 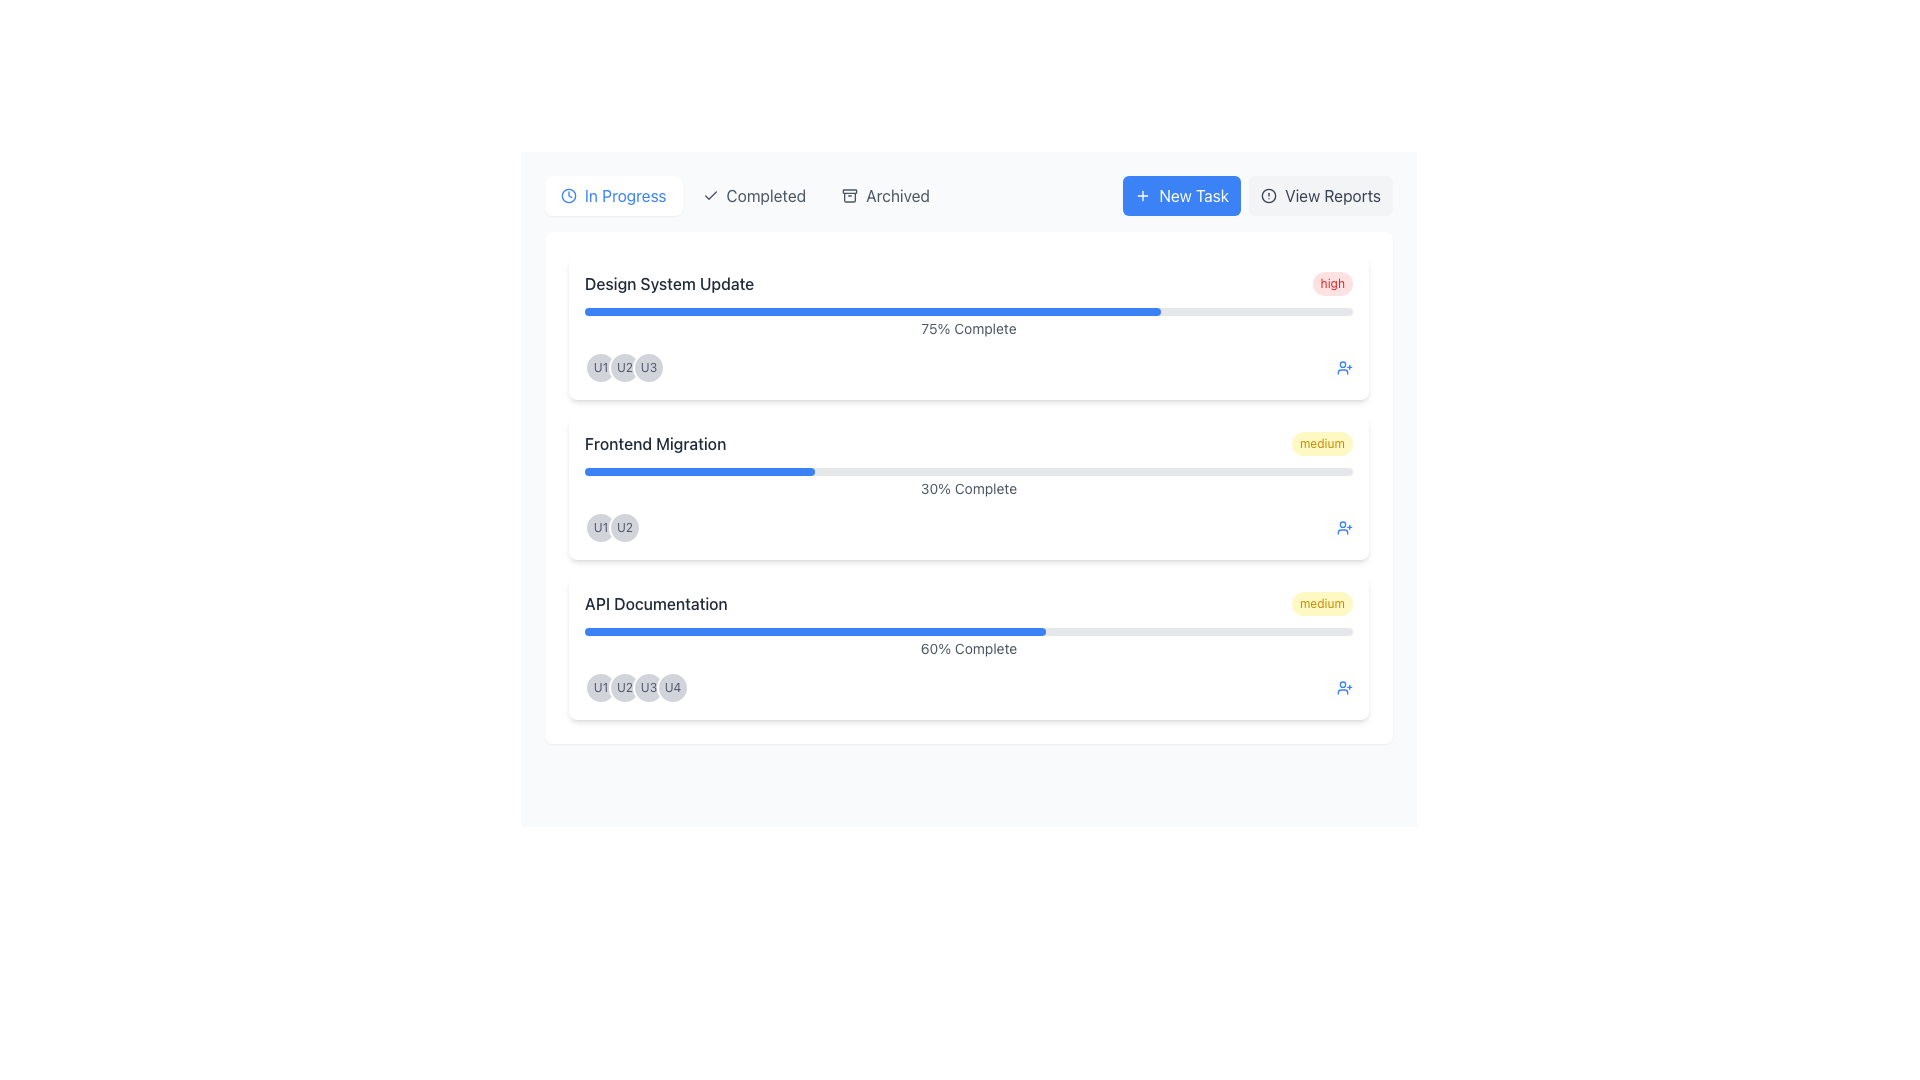 What do you see at coordinates (969, 648) in the screenshot?
I see `the static text label that reads '60% Complete', which is located beneath a blue and gray progress bar in the third card labeled 'API Documentation'` at bounding box center [969, 648].